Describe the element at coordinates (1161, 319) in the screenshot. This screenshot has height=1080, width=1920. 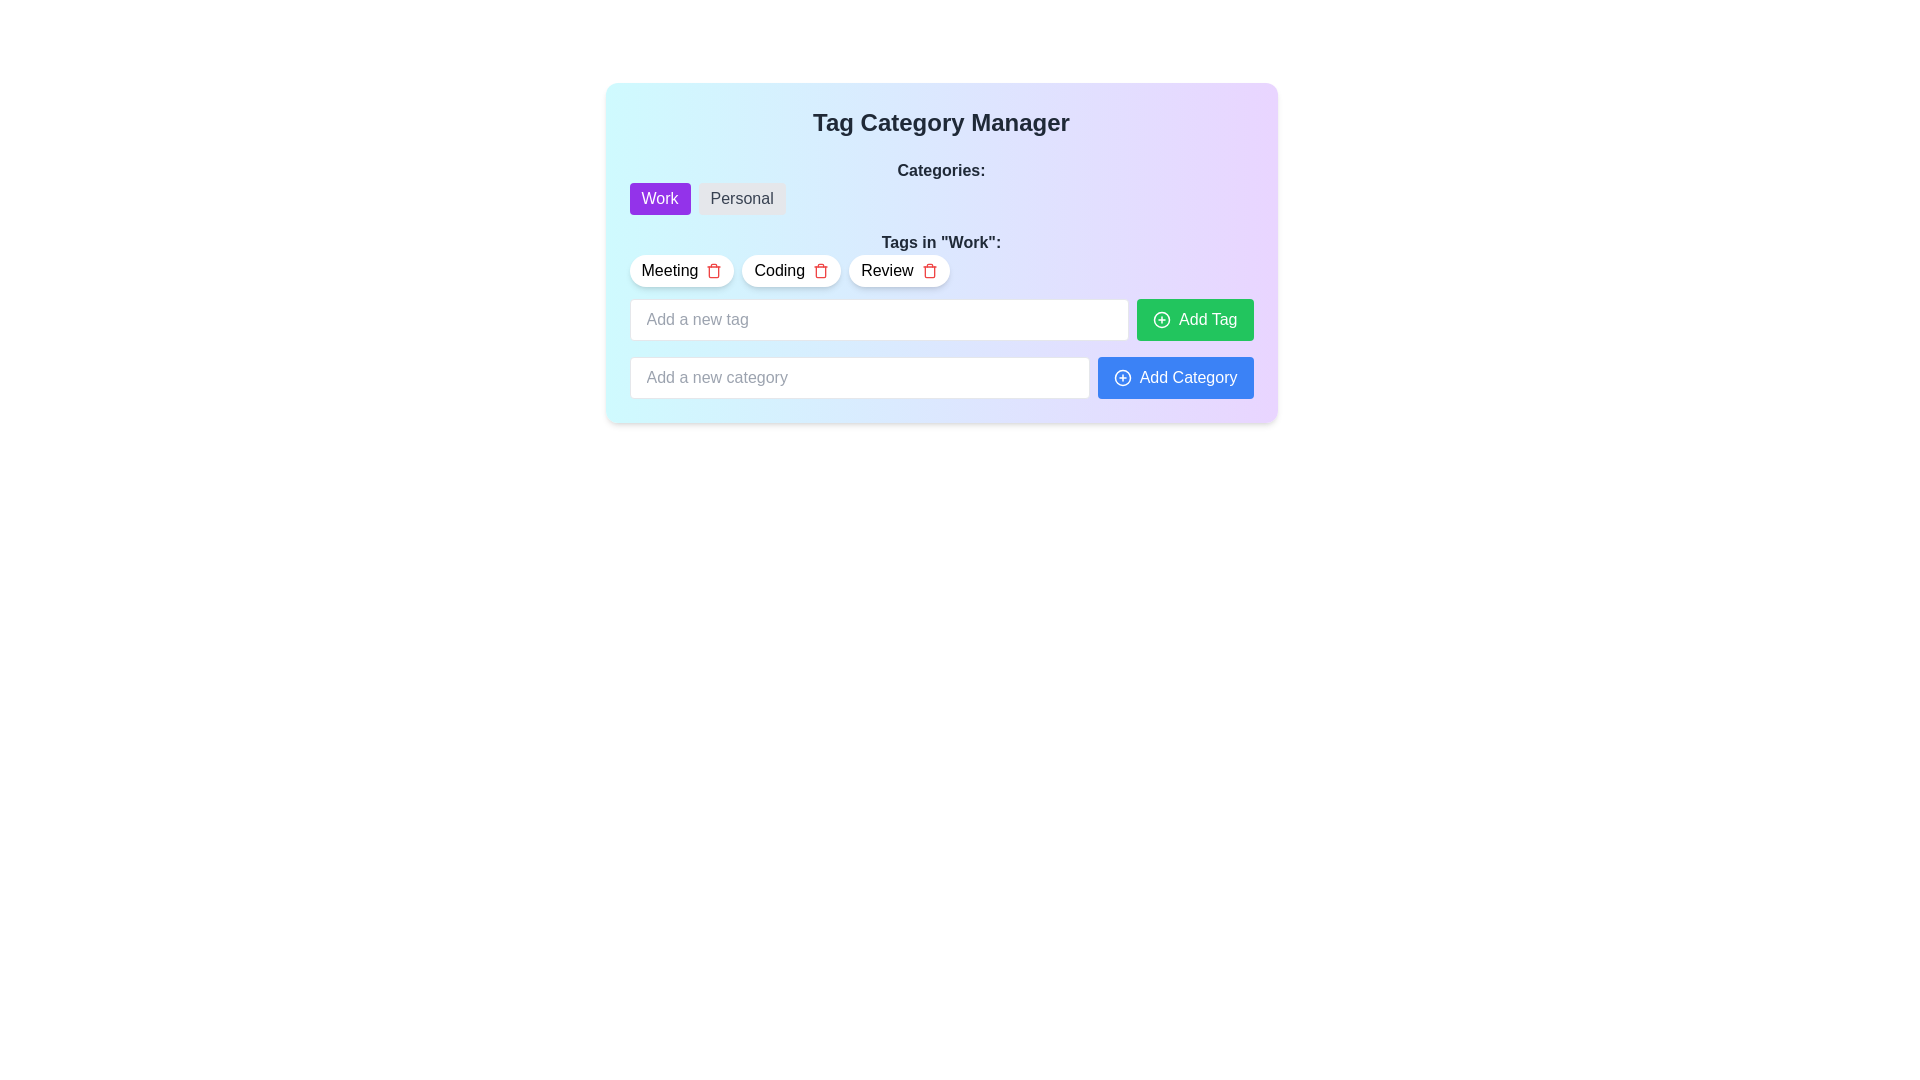
I see `the icon within the green 'Add Tag' button, located to the left of the text 'Add Tag.'` at that location.